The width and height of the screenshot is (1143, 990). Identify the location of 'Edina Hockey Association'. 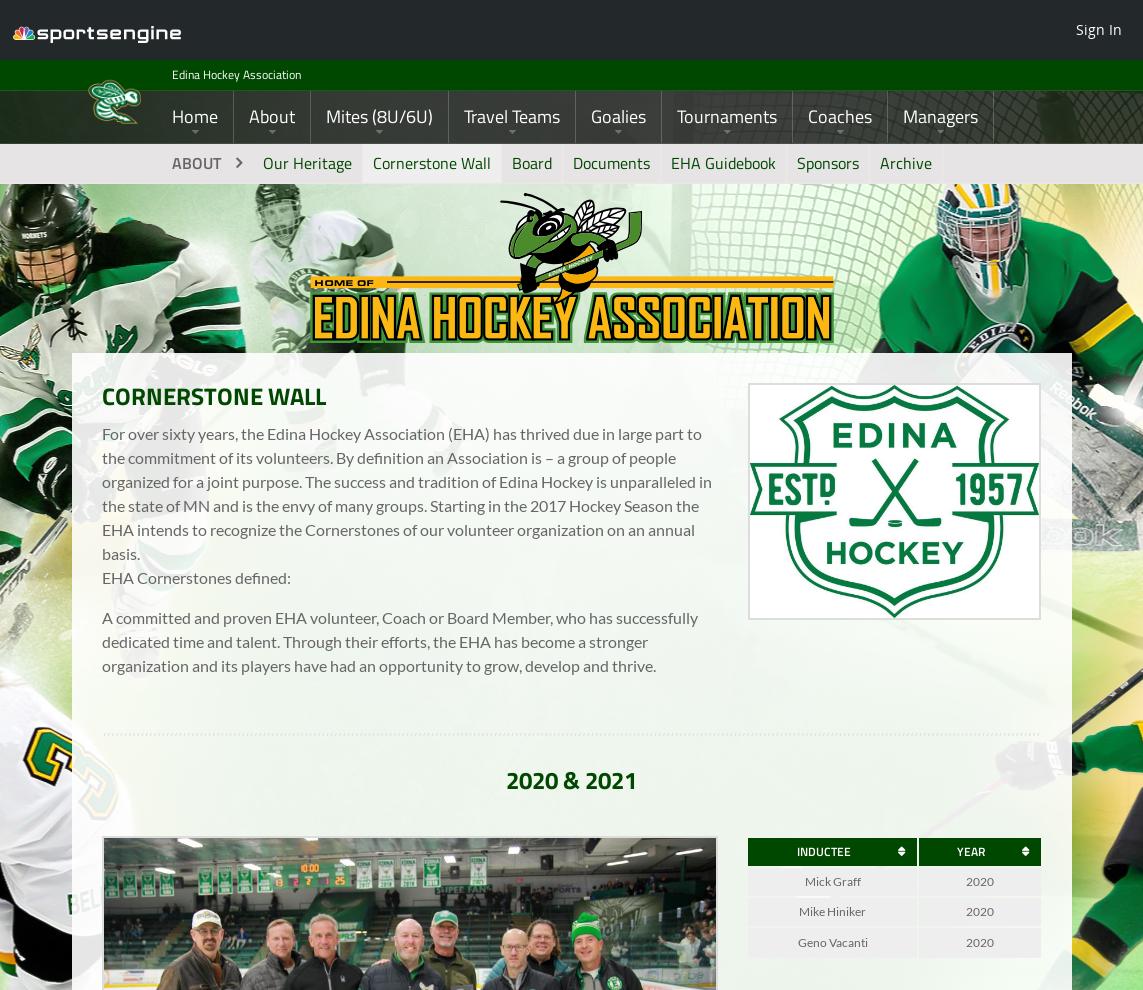
(248, 79).